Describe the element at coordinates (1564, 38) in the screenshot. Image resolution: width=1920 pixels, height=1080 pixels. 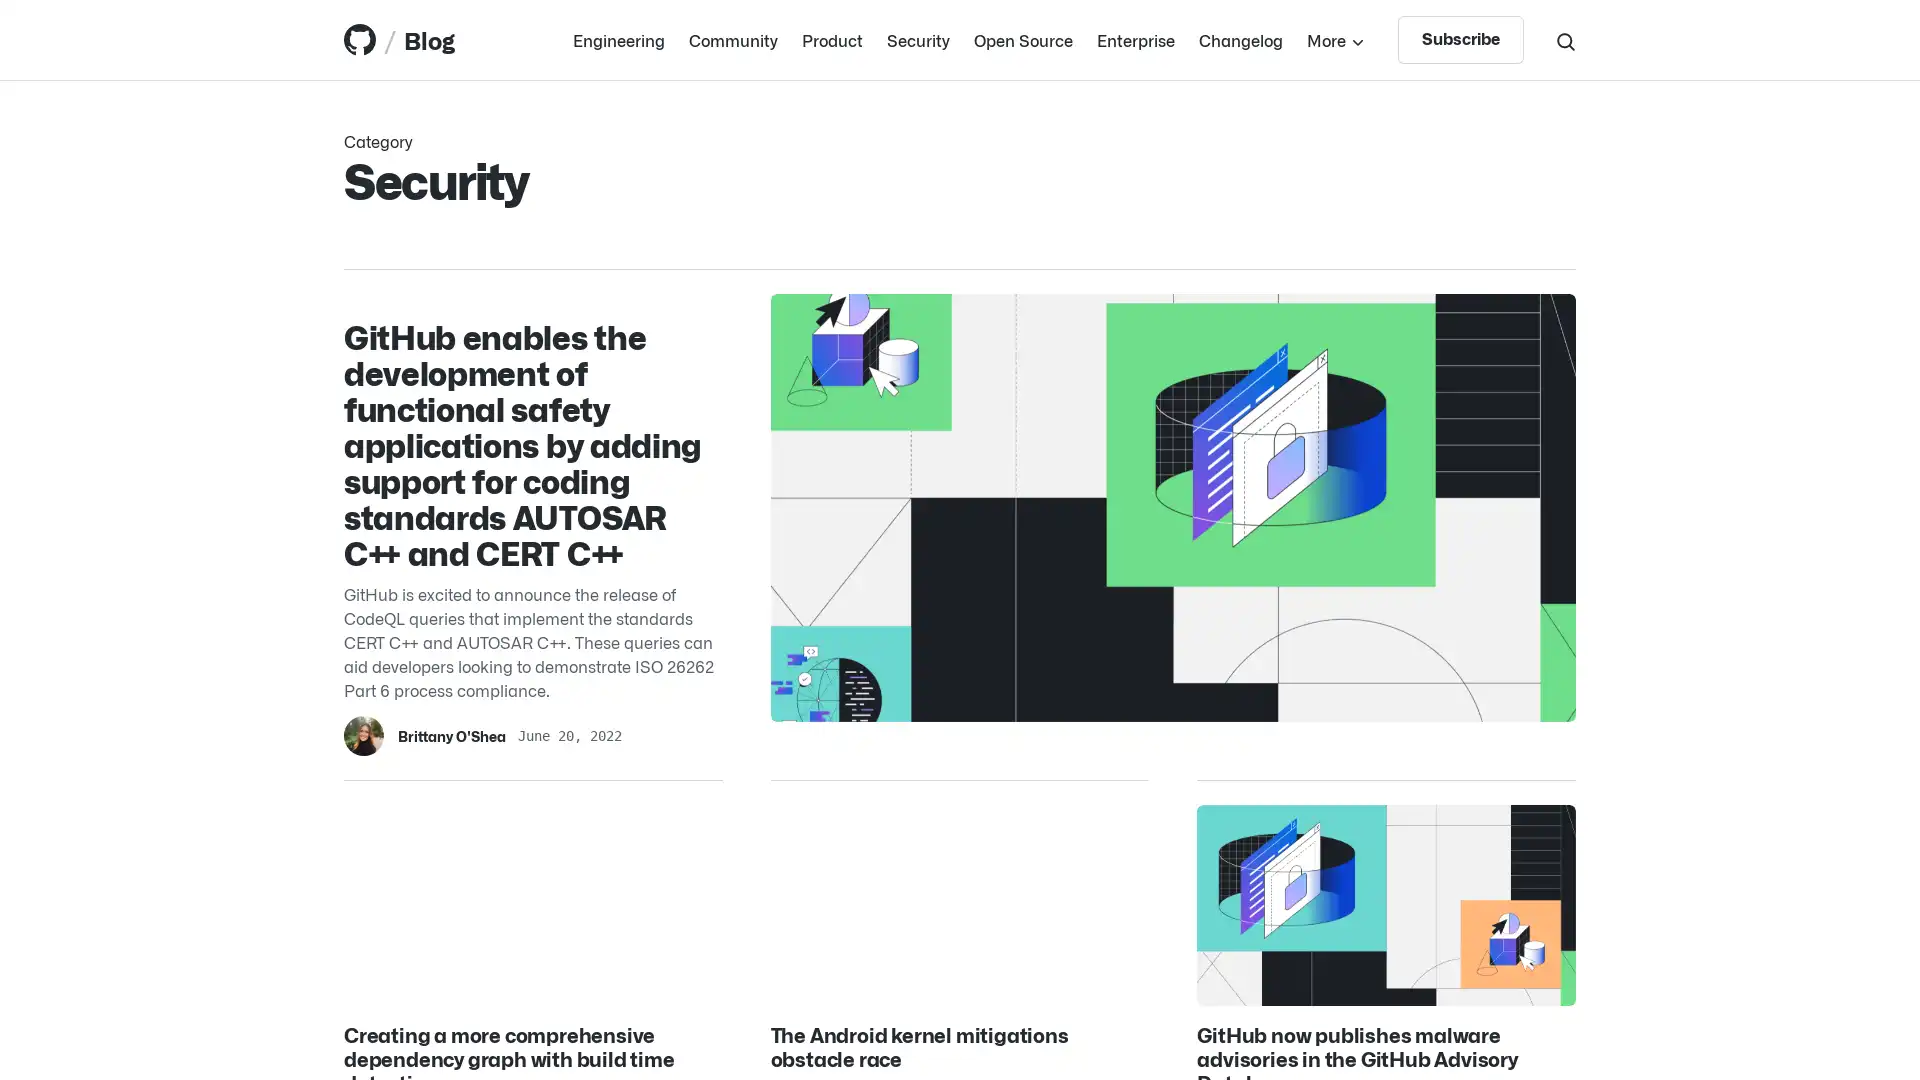
I see `Search toggle` at that location.